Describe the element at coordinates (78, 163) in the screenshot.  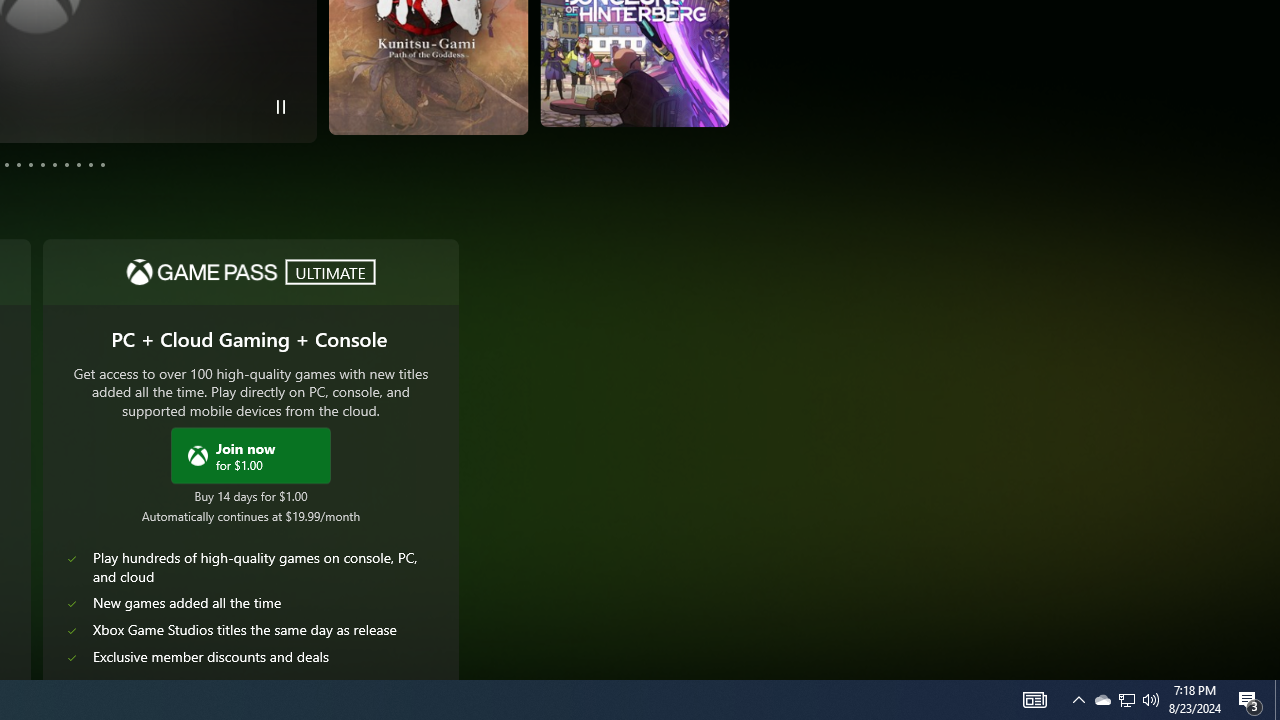
I see `'Page 10'` at that location.